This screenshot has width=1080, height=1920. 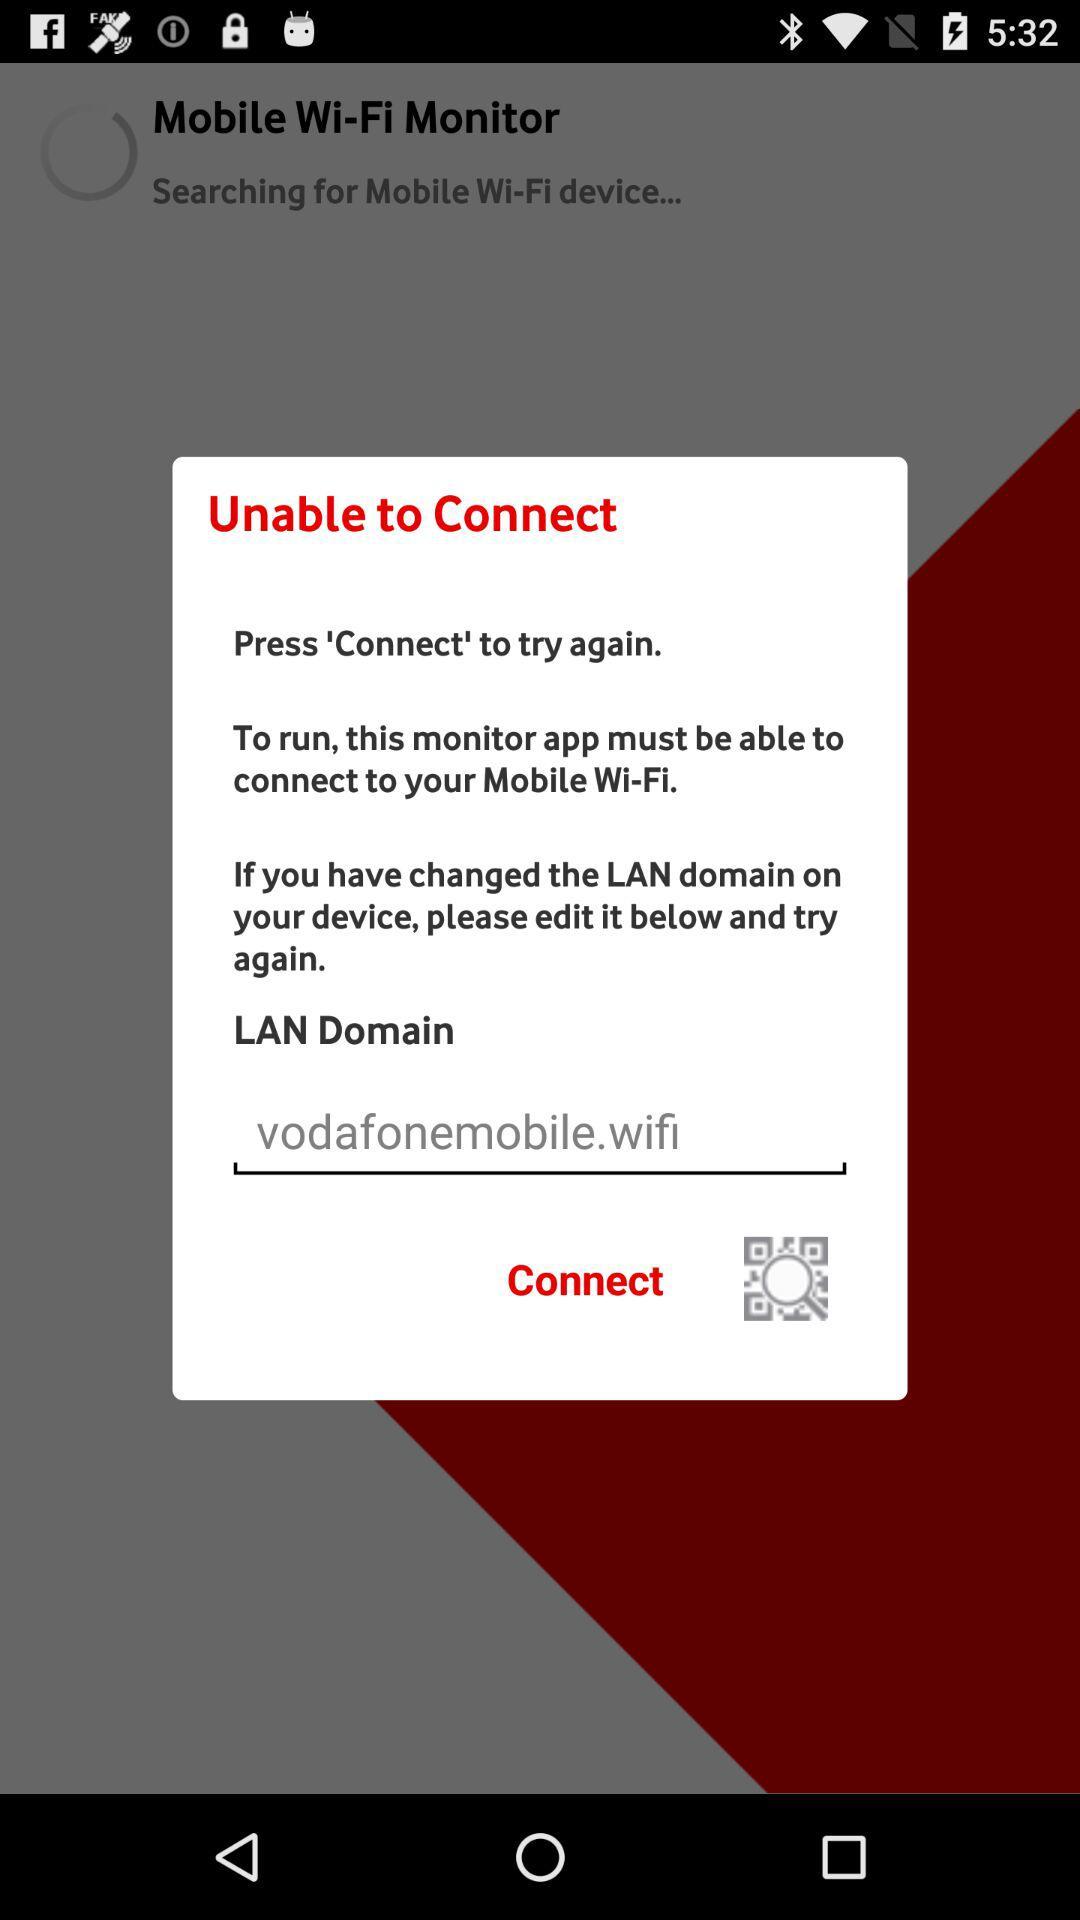 What do you see at coordinates (540, 1131) in the screenshot?
I see `type domain` at bounding box center [540, 1131].